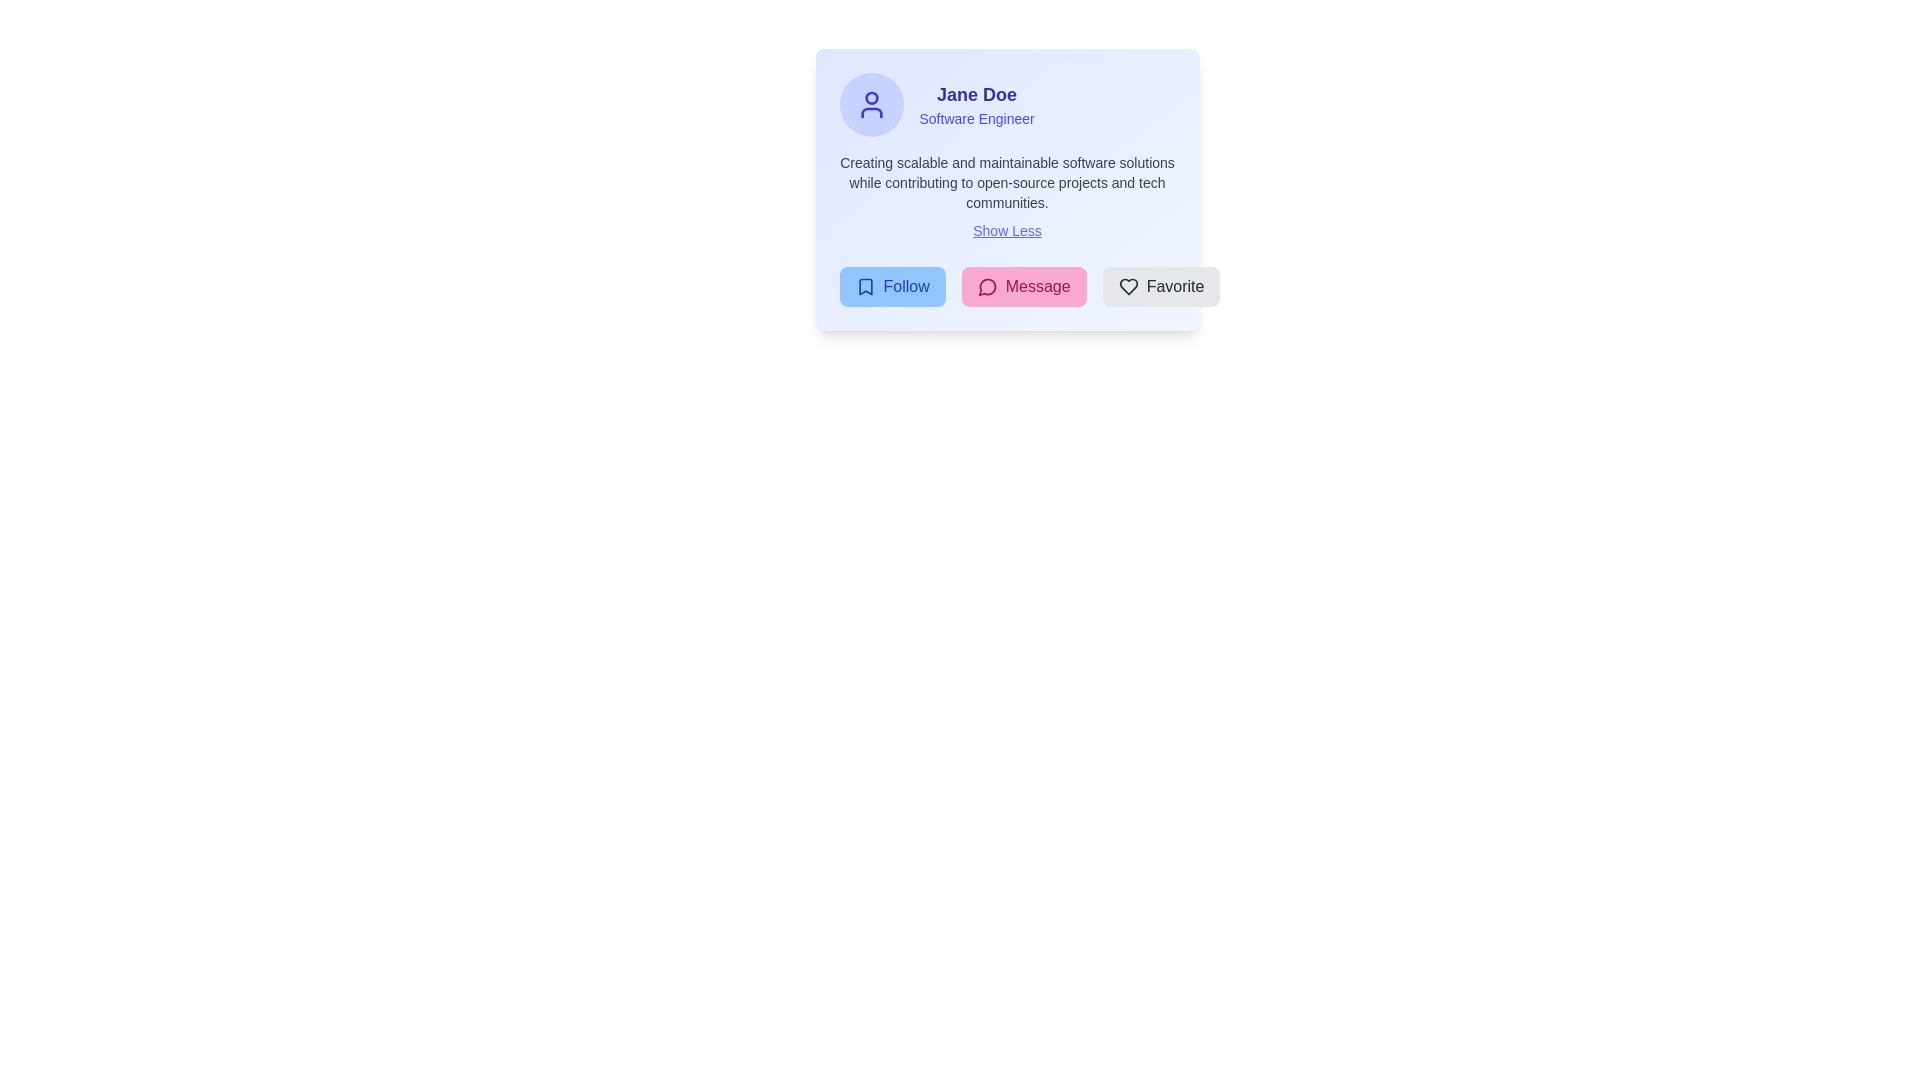  I want to click on the circular user icon with a light indigo background, located on the left side of the profile section displaying 'Jane Doe' and 'Software Engineer', so click(871, 104).